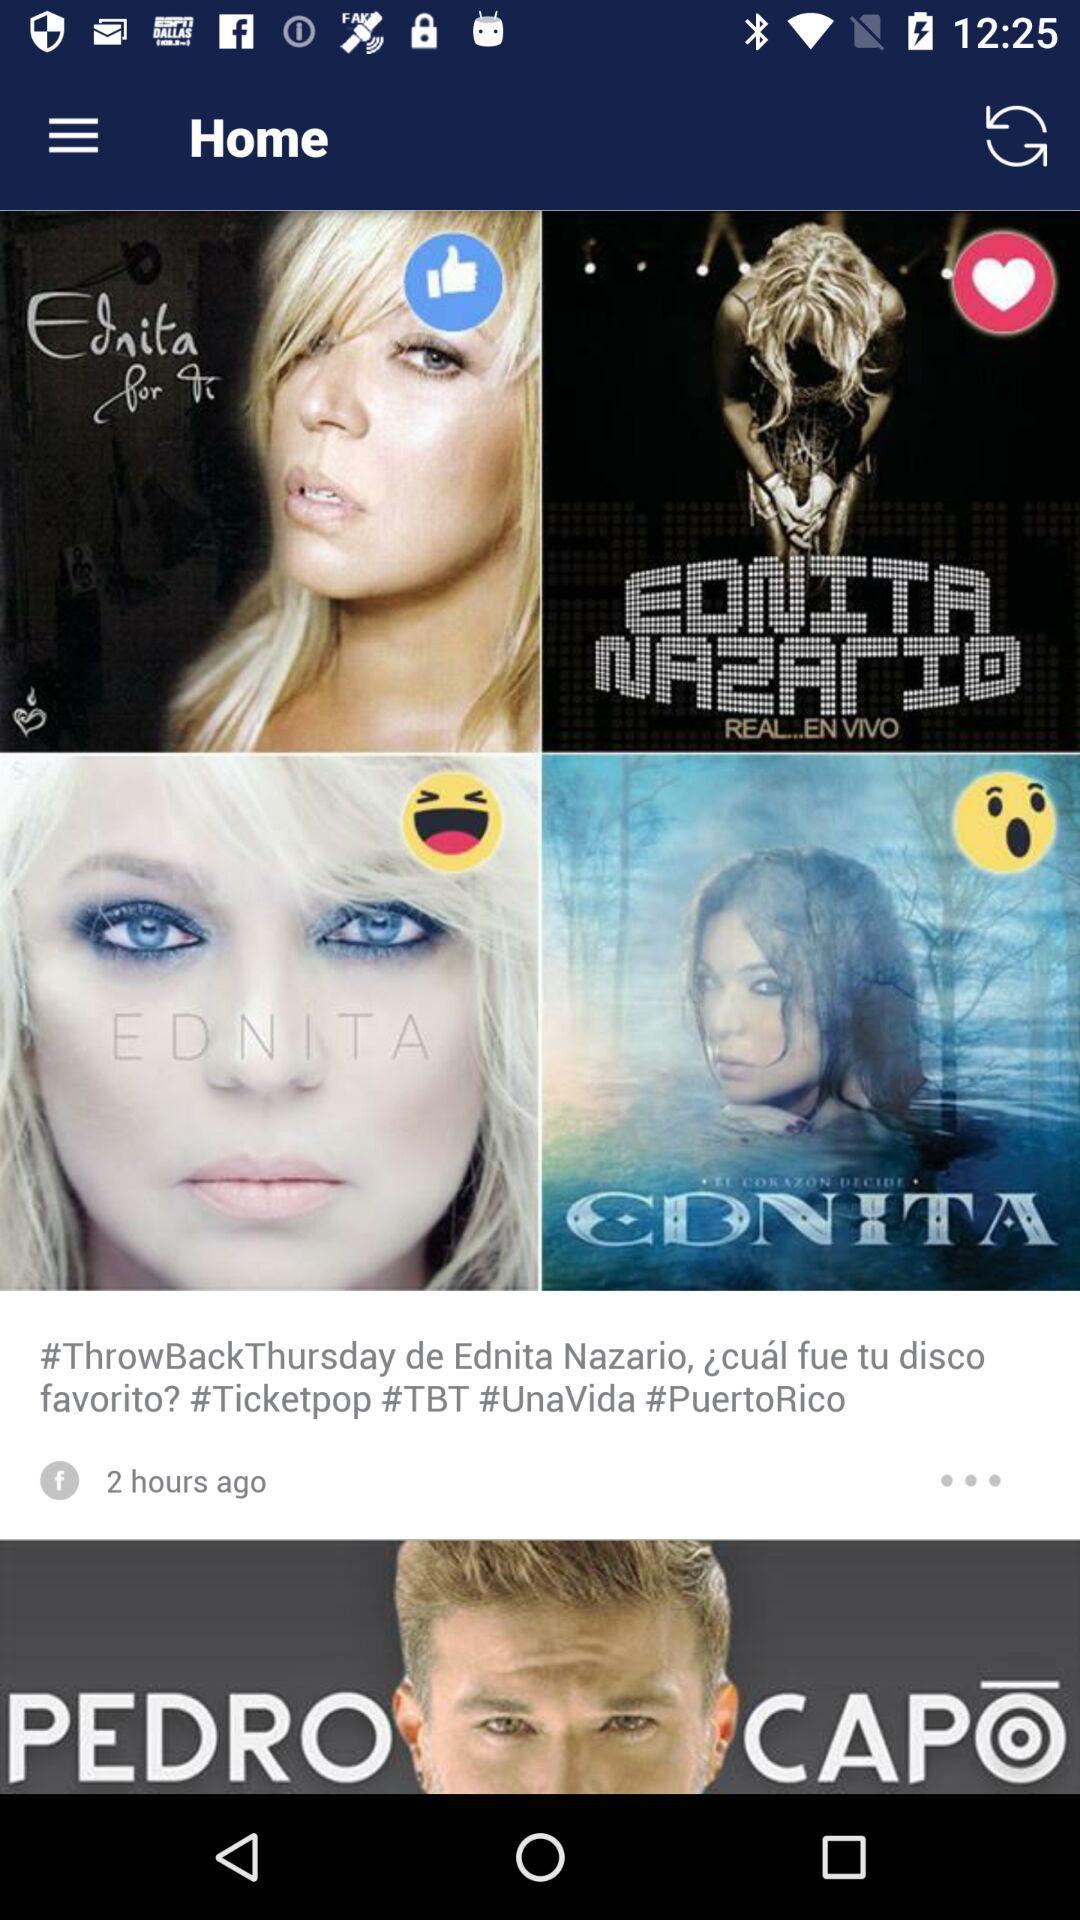 This screenshot has width=1080, height=1920. Describe the element at coordinates (1017, 135) in the screenshot. I see `the item next to the home icon` at that location.